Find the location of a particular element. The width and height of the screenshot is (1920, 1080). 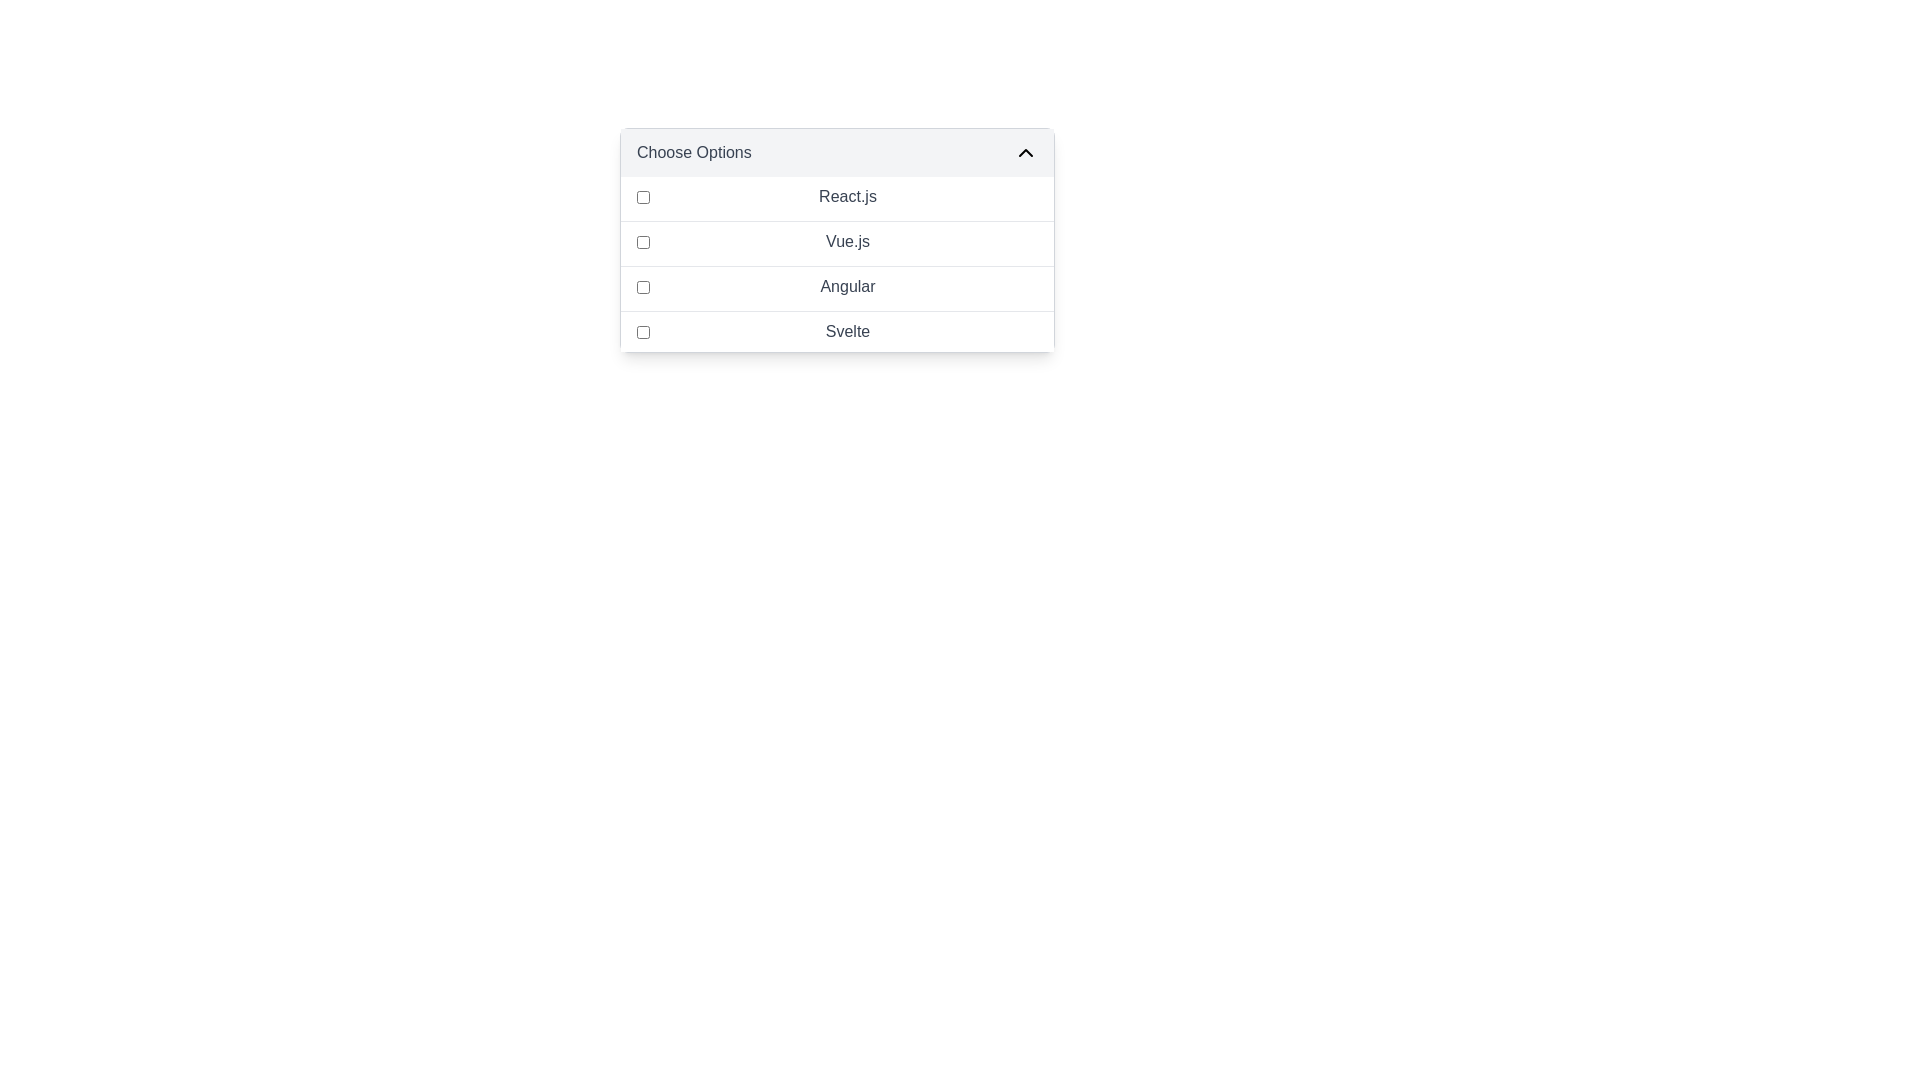

the checkbox preceding the text 'Angular' is located at coordinates (643, 286).